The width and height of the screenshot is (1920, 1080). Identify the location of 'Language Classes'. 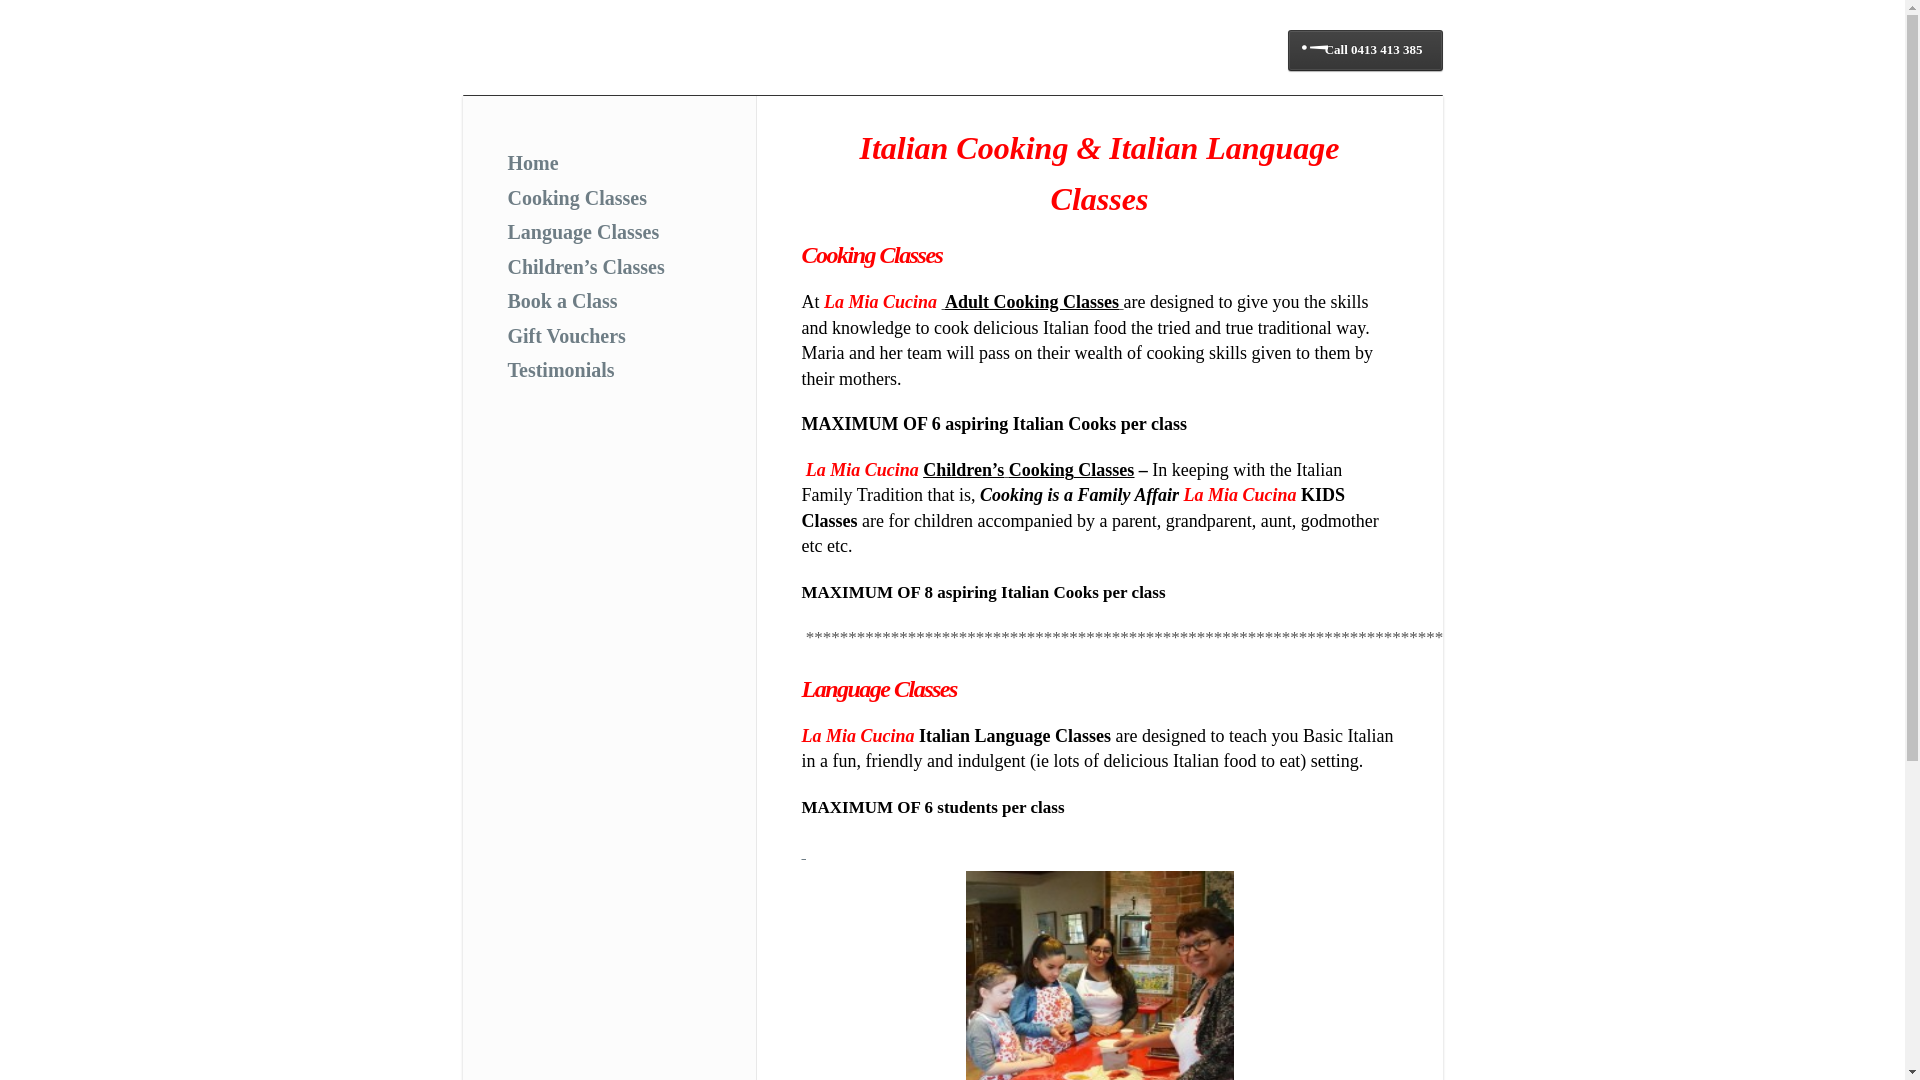
(508, 230).